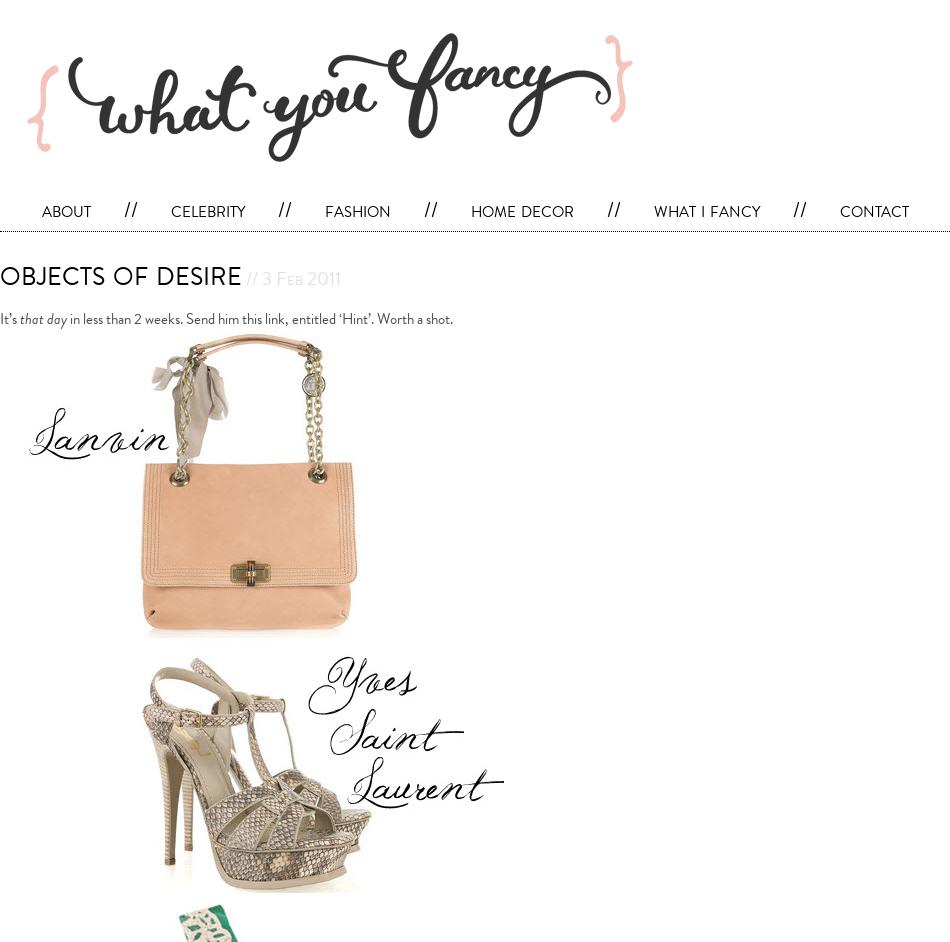 The width and height of the screenshot is (950, 942). I want to click on '// 3 Feb 2011', so click(240, 277).